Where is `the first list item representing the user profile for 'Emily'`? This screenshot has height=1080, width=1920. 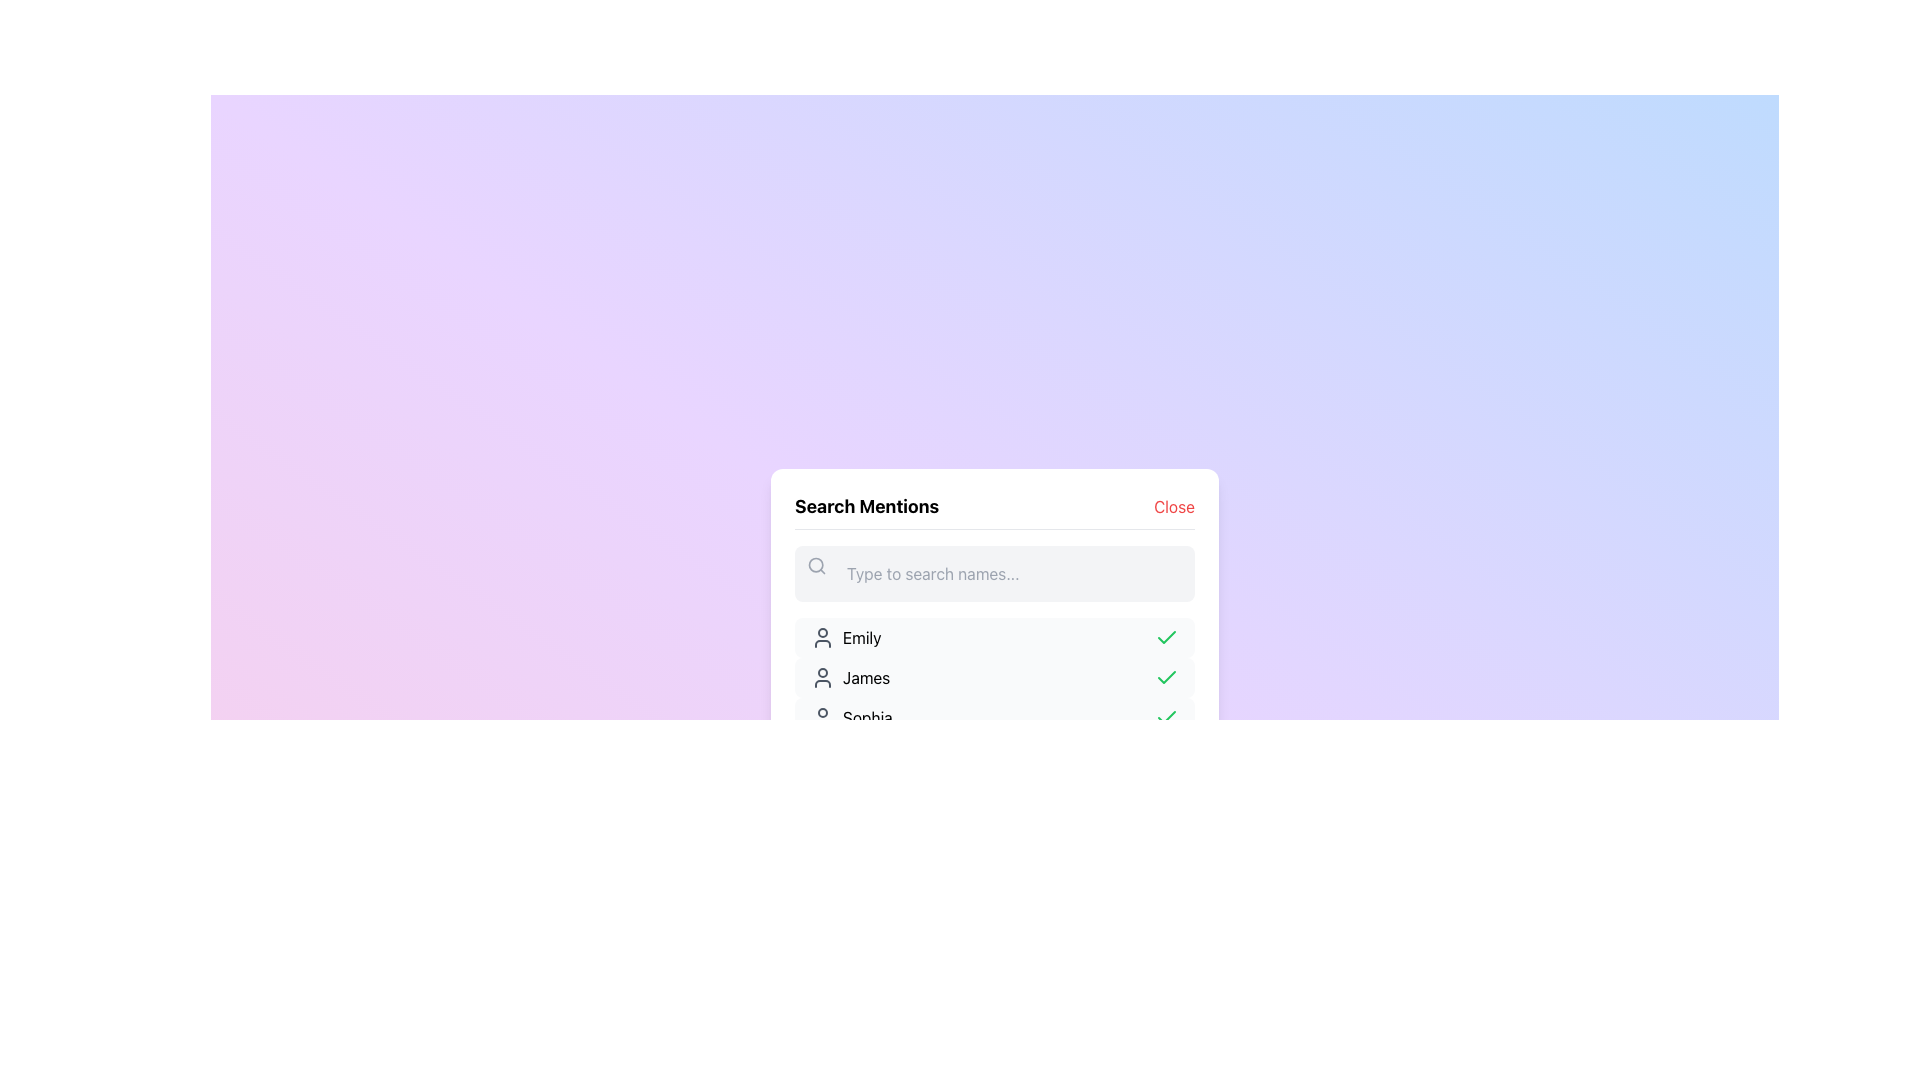
the first list item representing the user profile for 'Emily' is located at coordinates (994, 637).